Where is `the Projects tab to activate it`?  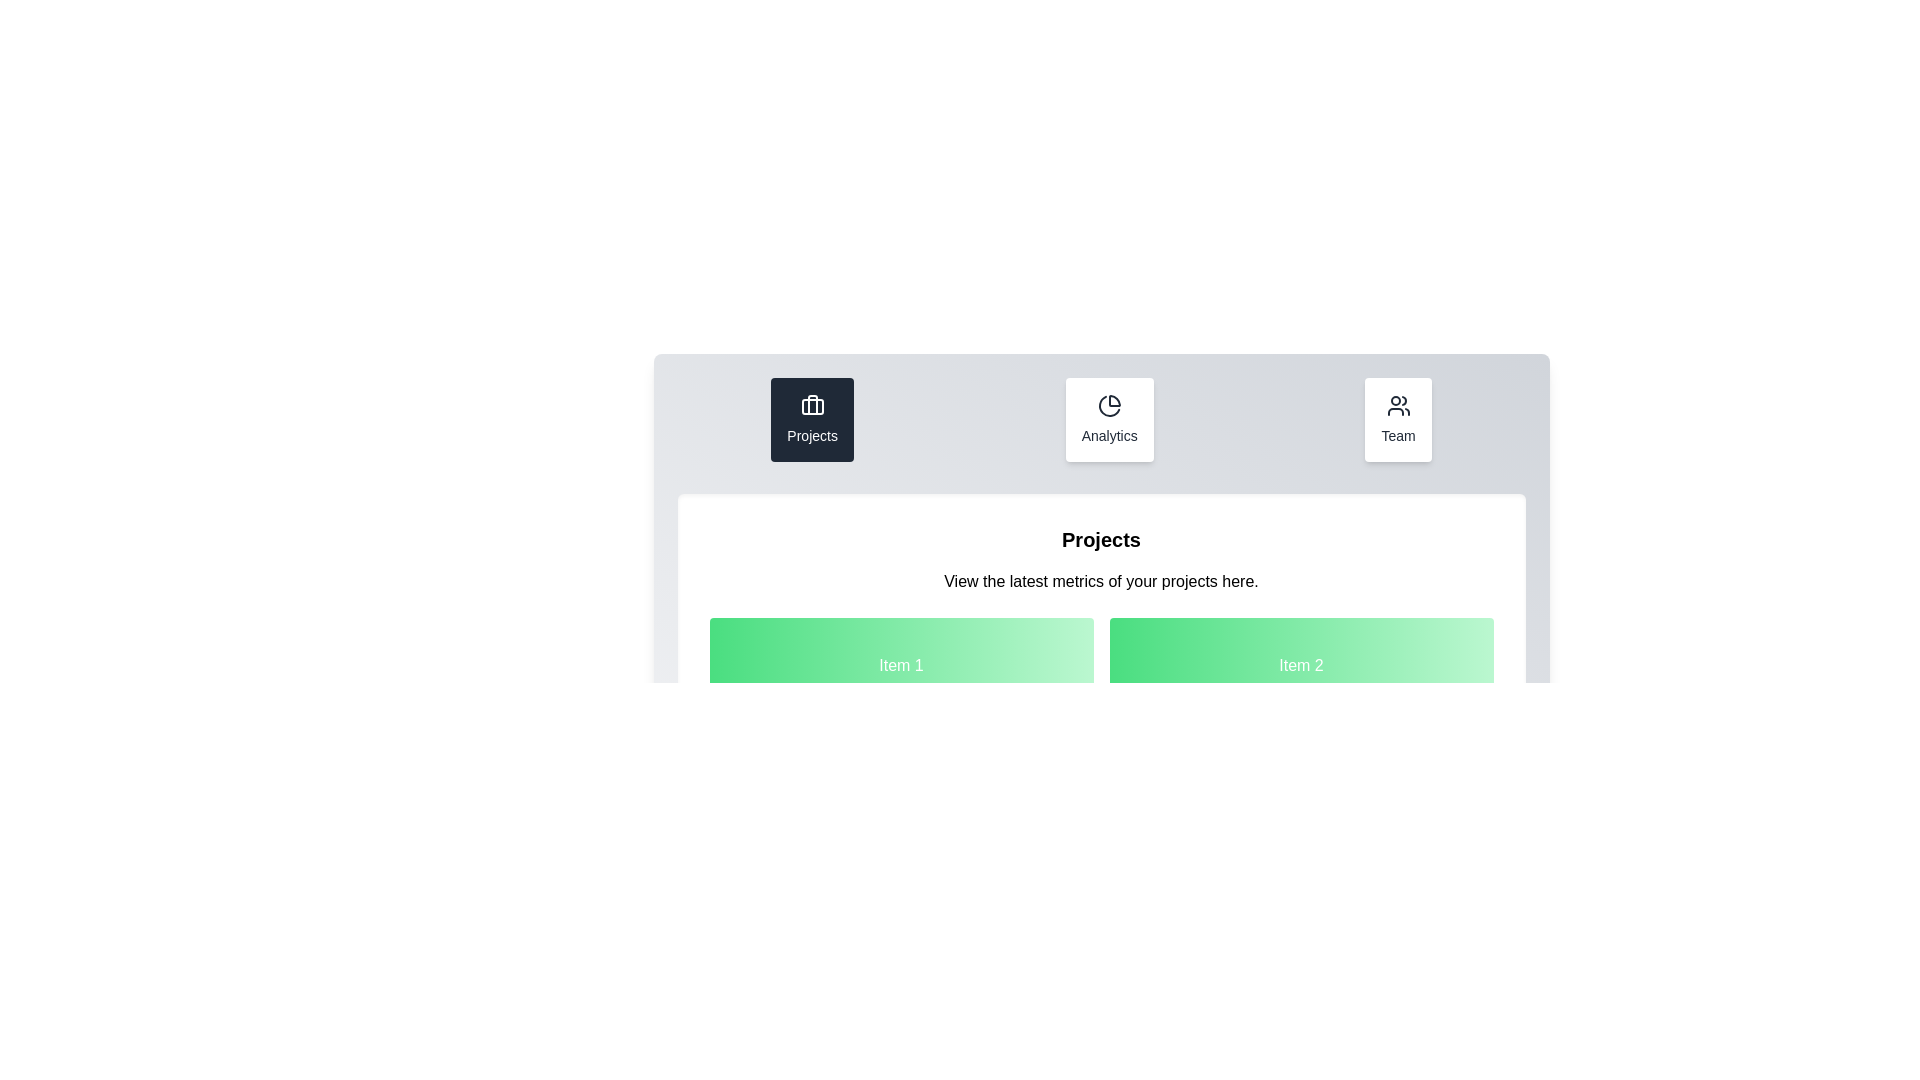
the Projects tab to activate it is located at coordinates (811, 419).